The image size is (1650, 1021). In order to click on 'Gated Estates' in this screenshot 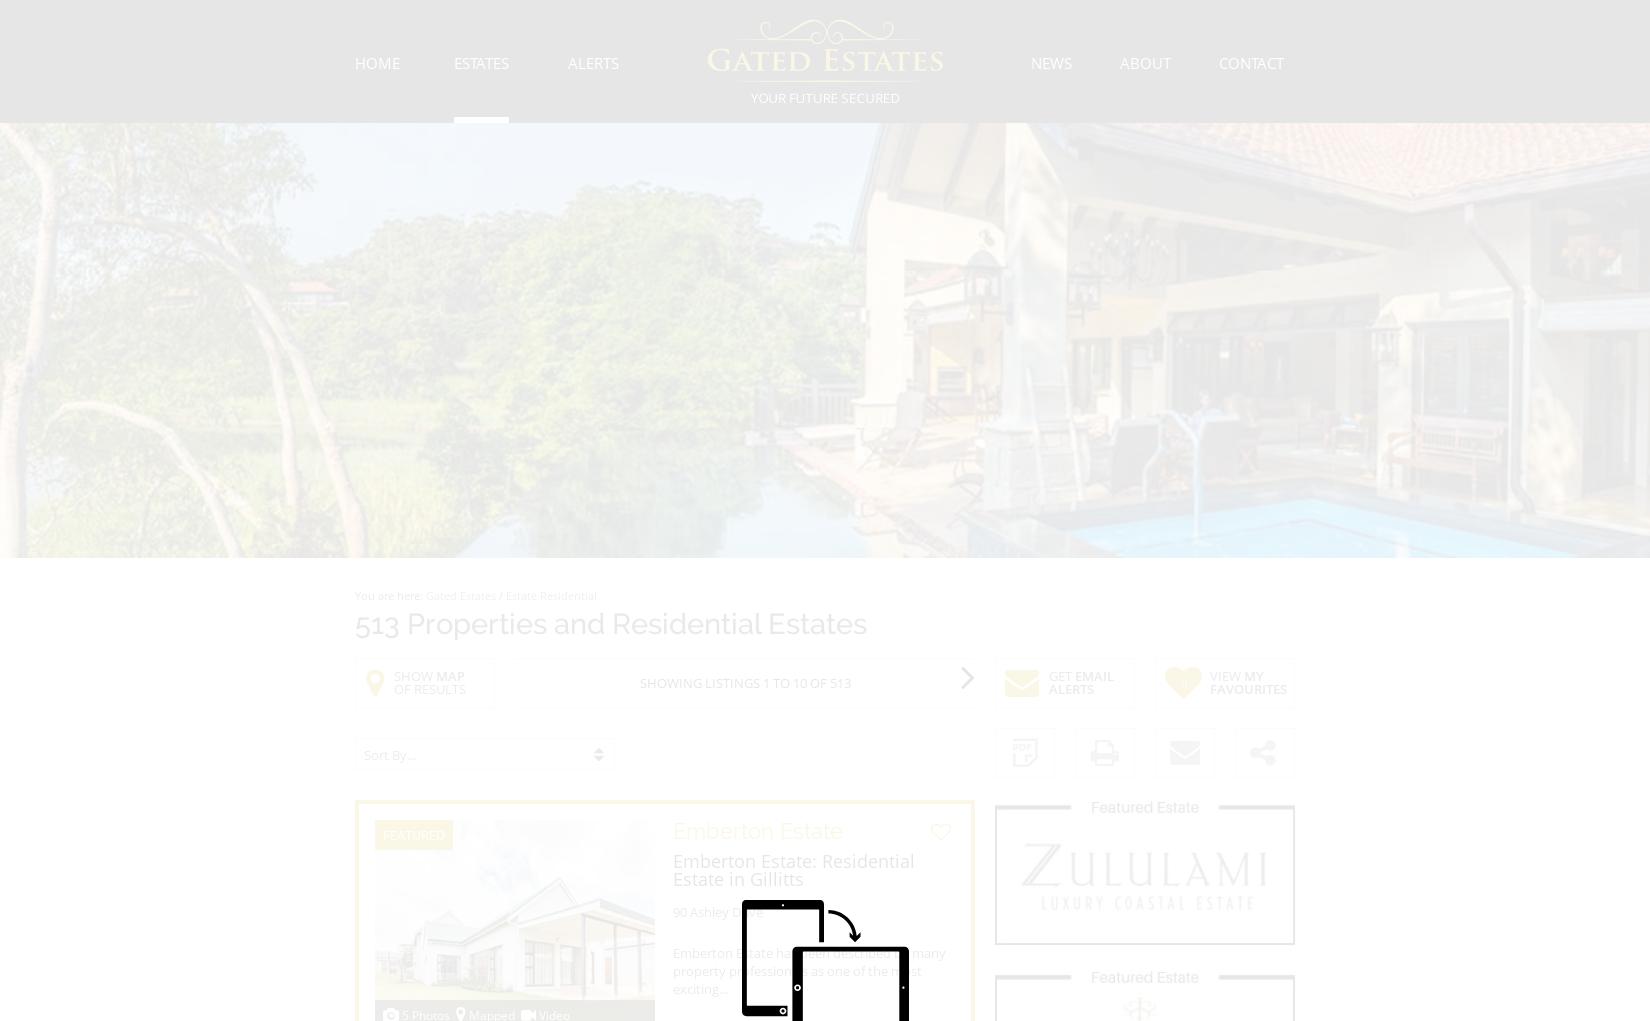, I will do `click(460, 595)`.